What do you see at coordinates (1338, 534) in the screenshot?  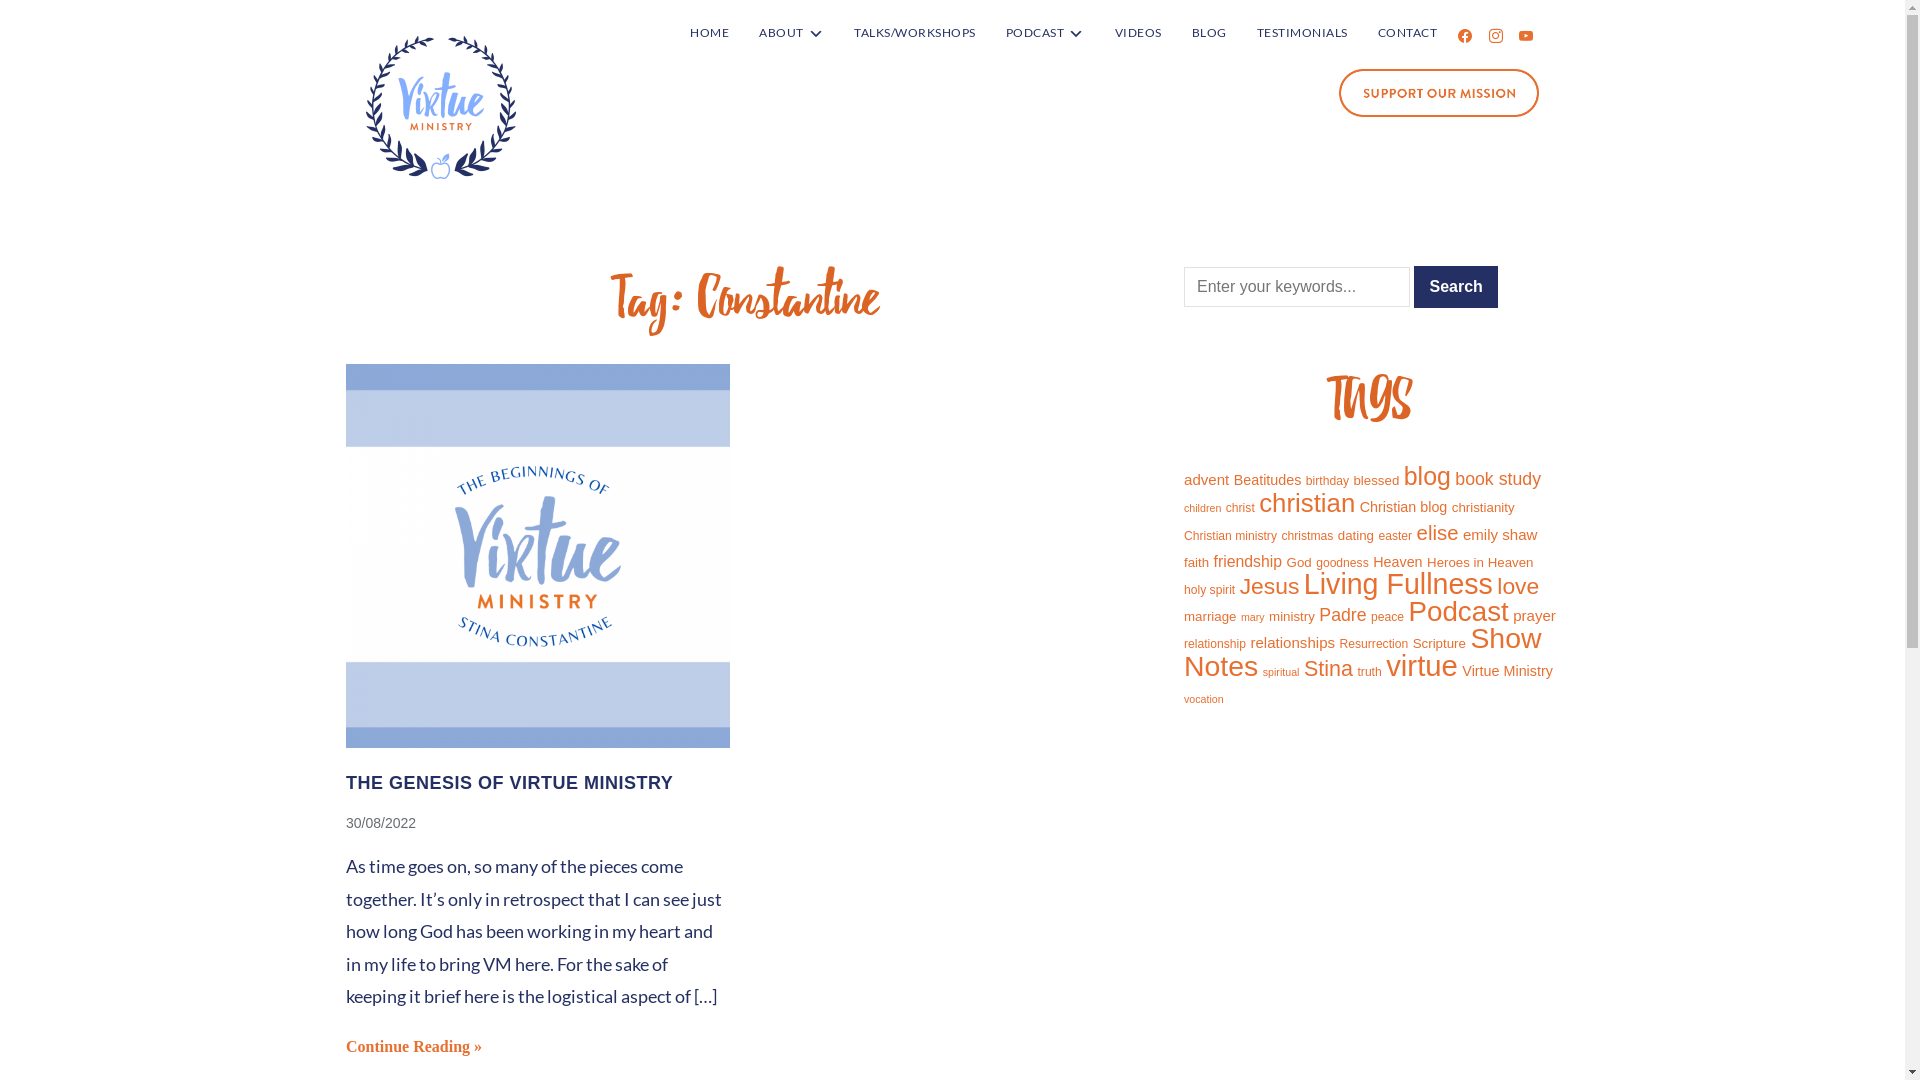 I see `'dating'` at bounding box center [1338, 534].